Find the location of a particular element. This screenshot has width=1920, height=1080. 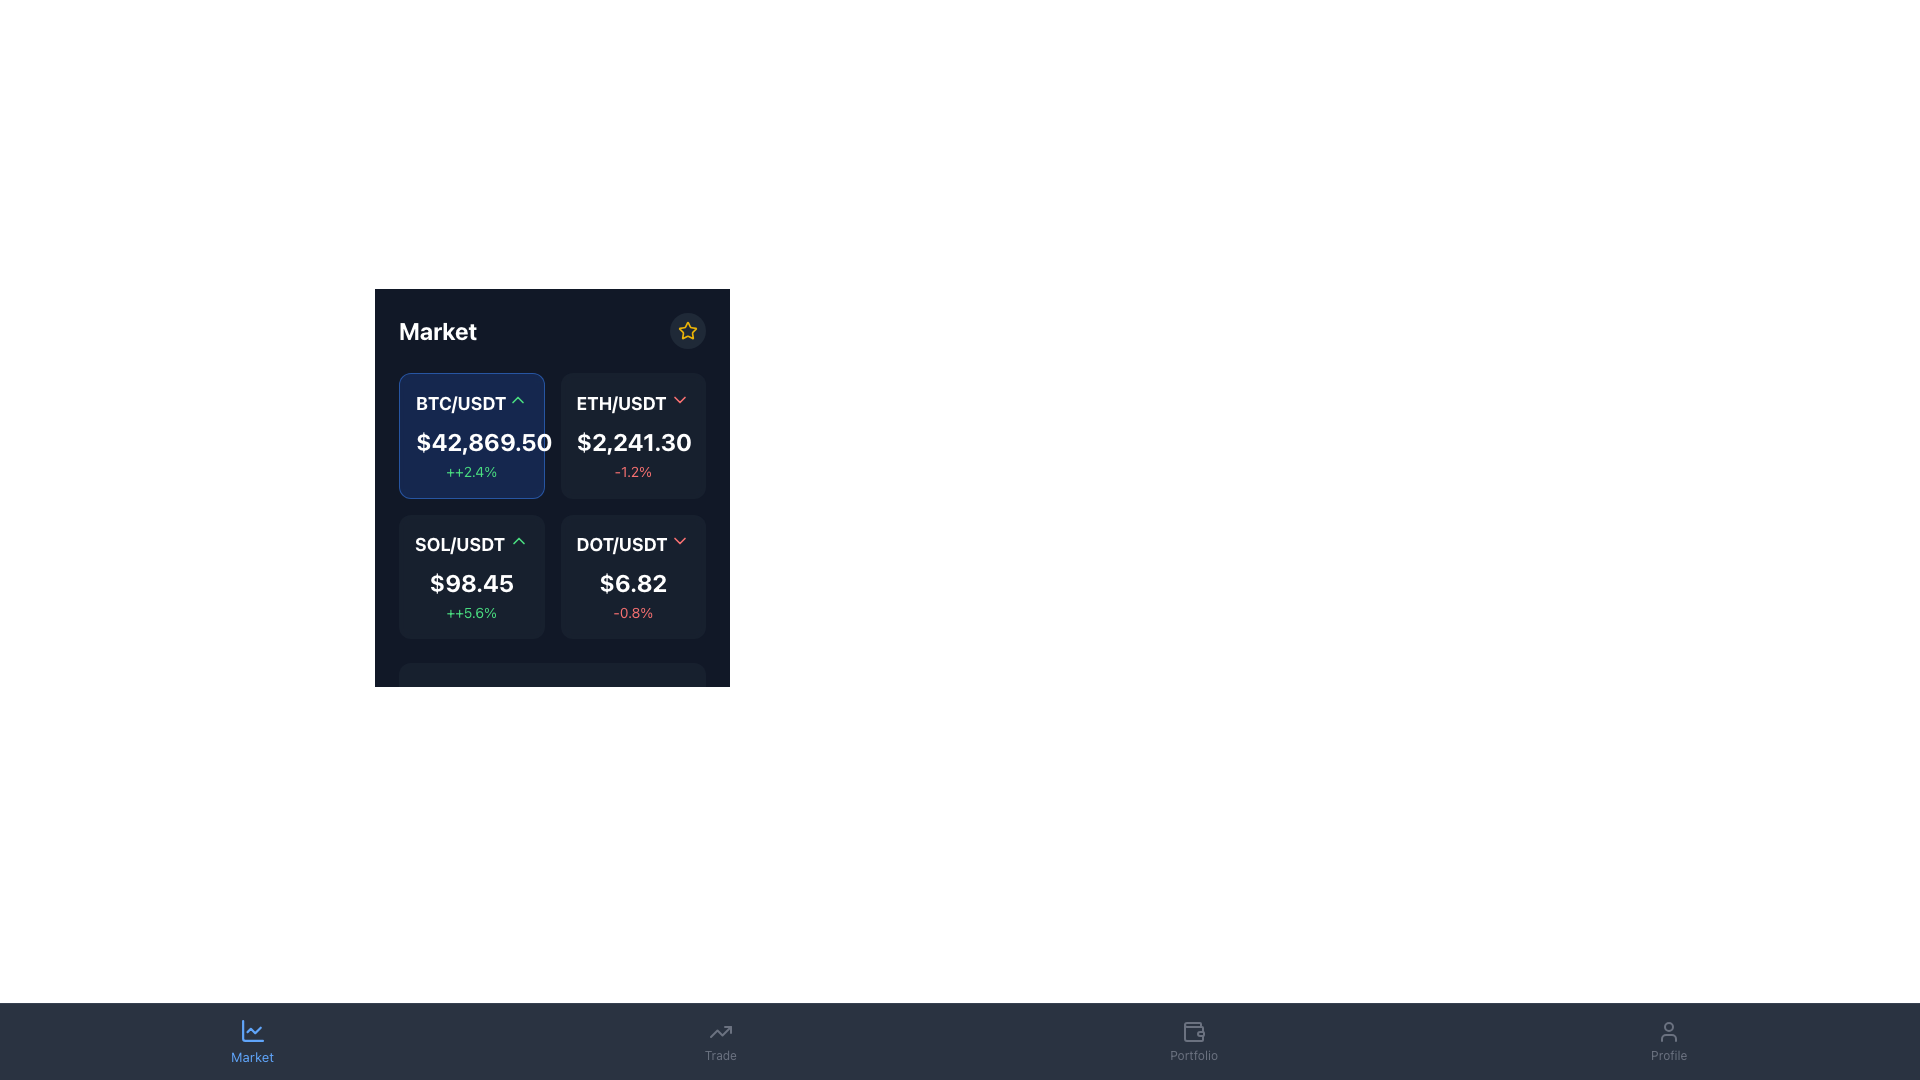

text element displaying '++5.6%' which indicates a positive percentage change, located below the price text '$98.45' in the SOL/USDT market card is located at coordinates (470, 612).